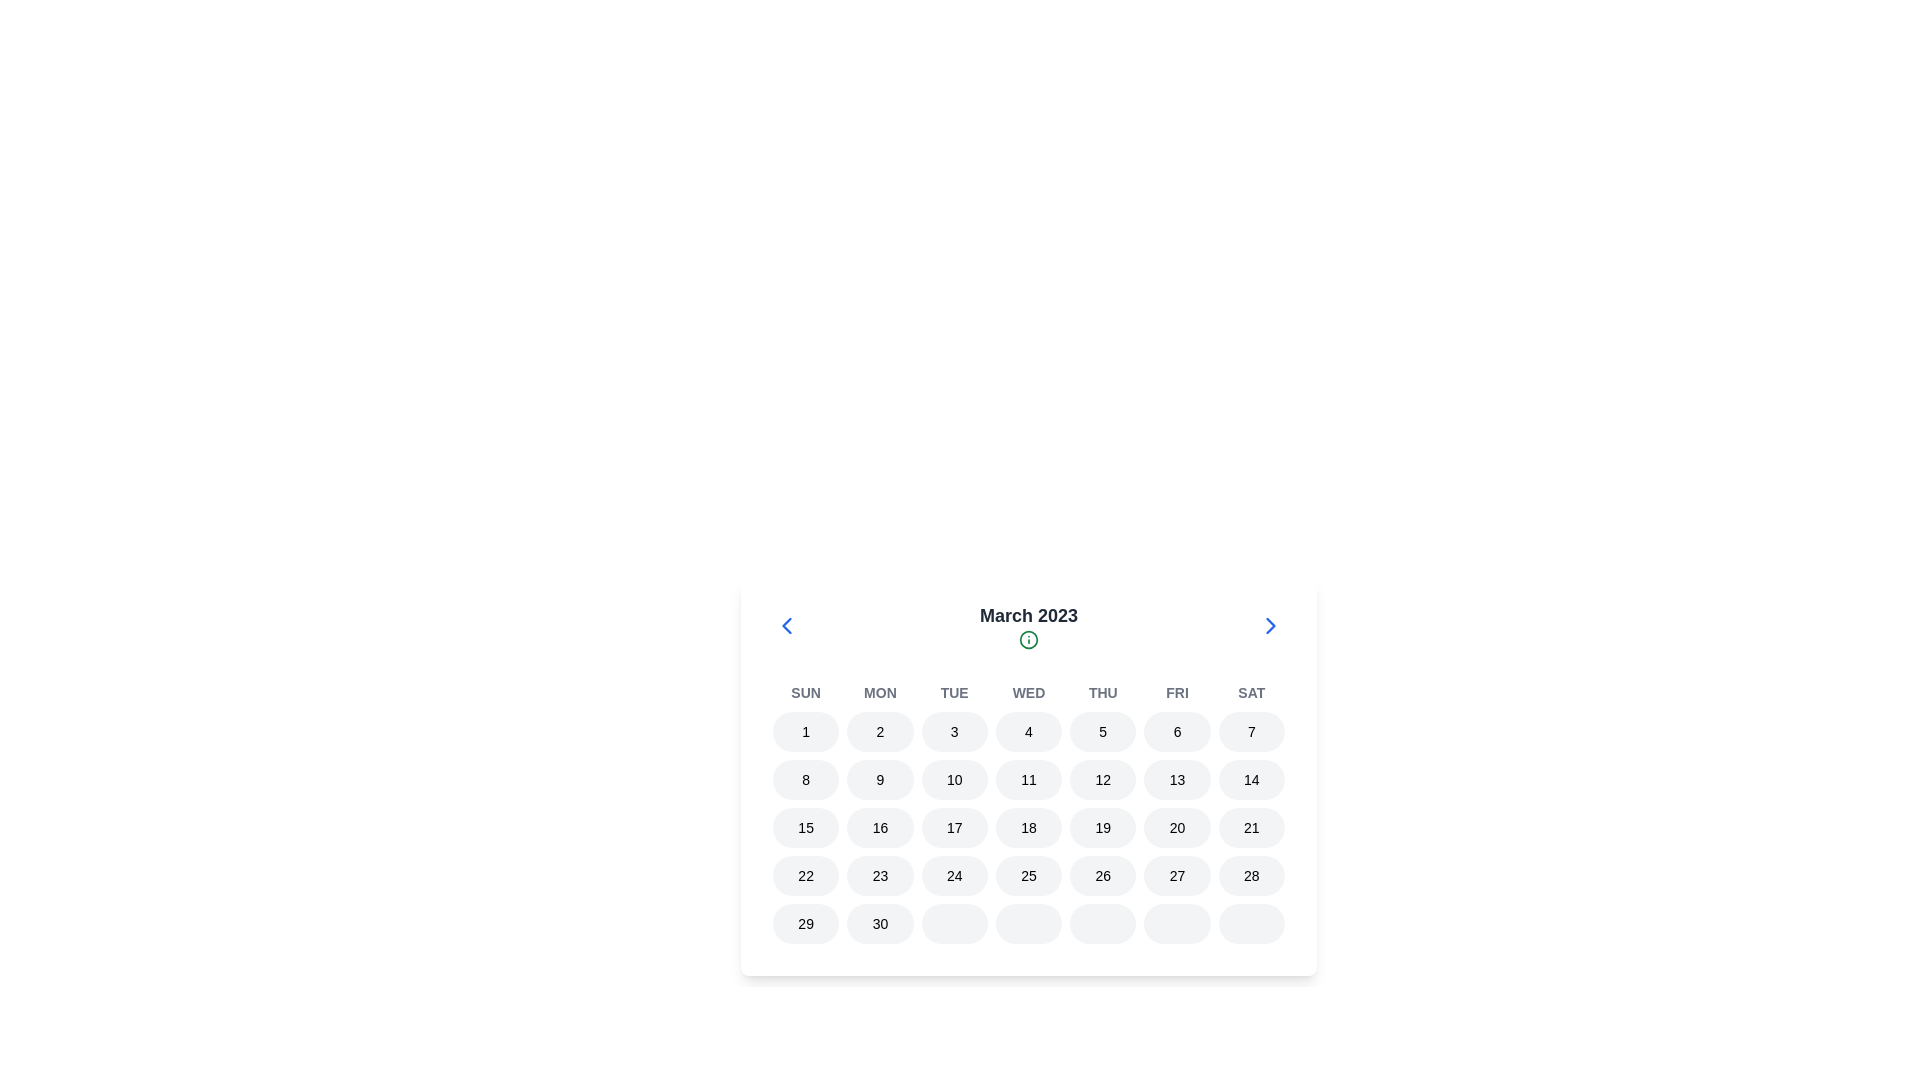 This screenshot has width=1920, height=1080. Describe the element at coordinates (1177, 778) in the screenshot. I see `the circular button with the black text '13' on a light grey background, located in the second row of the calendar grid under the 'FRI' column` at that location.